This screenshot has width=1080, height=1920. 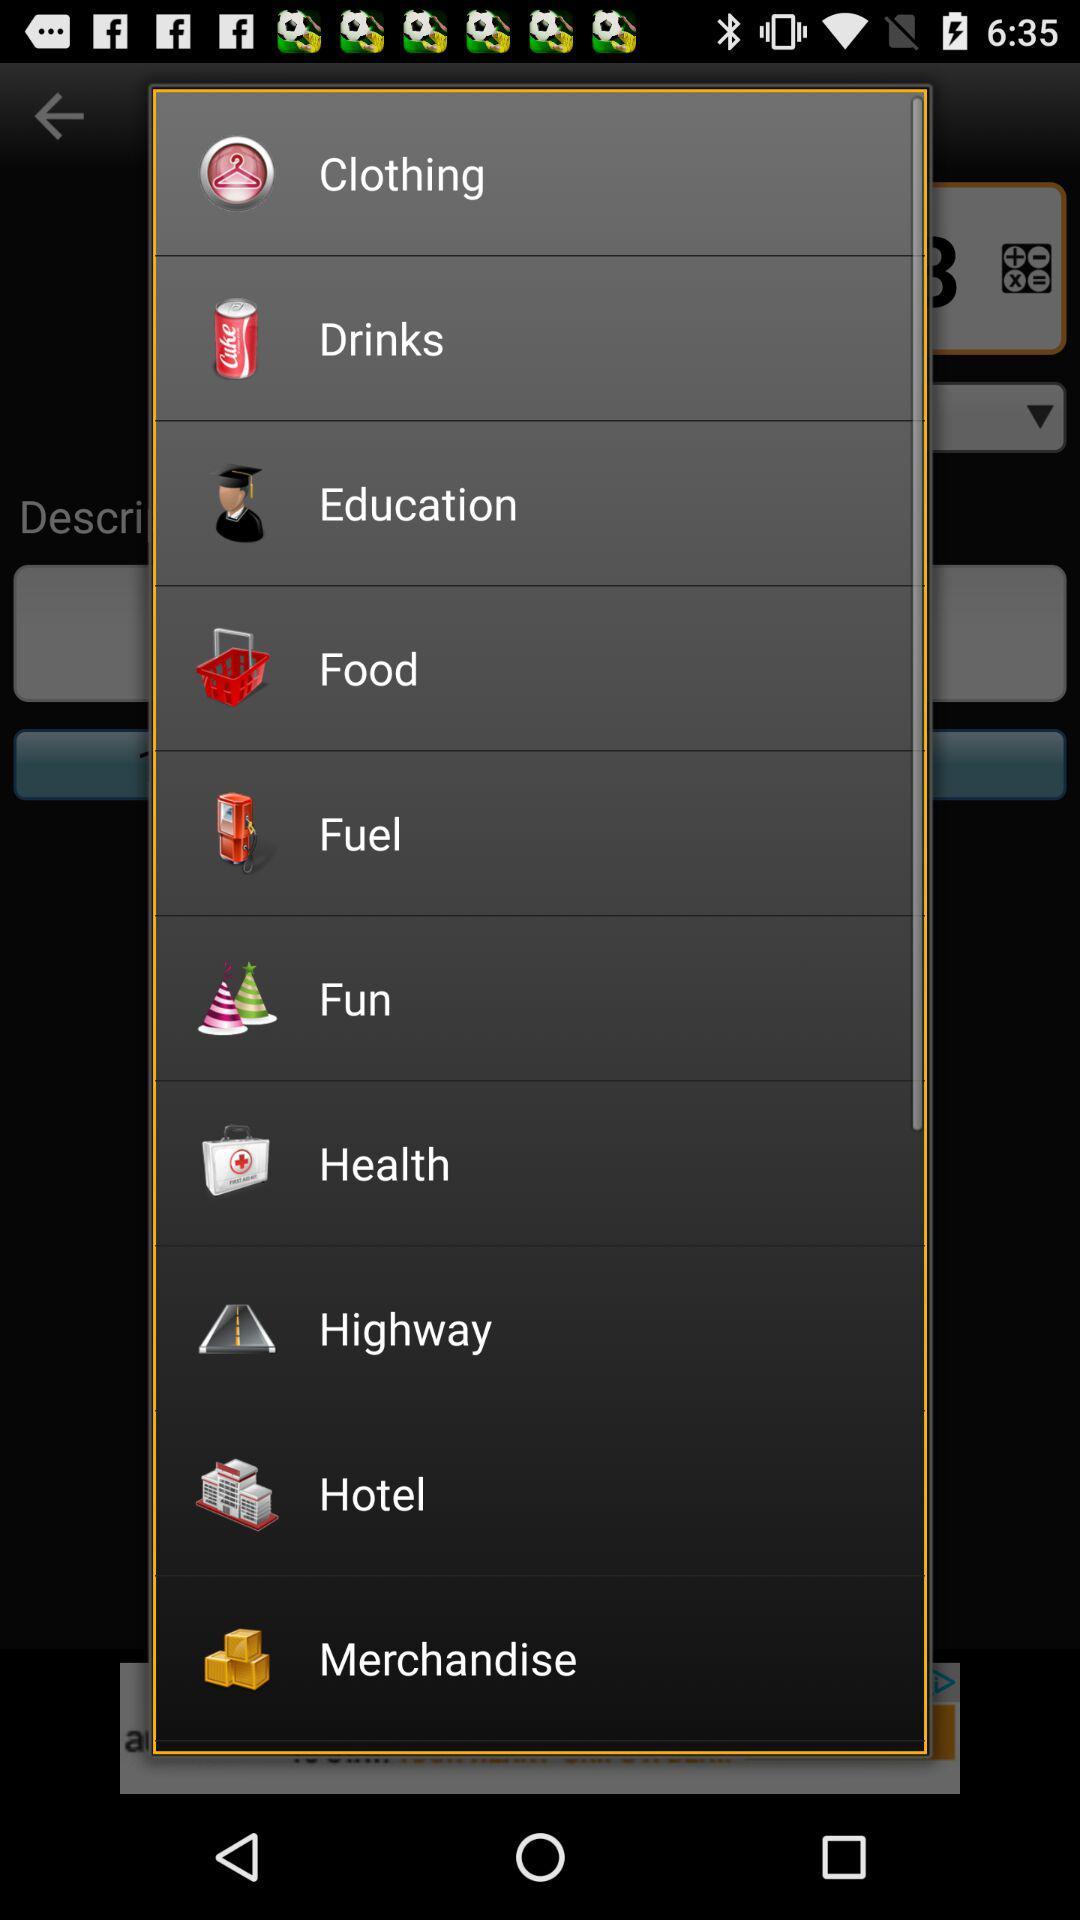 I want to click on the merchandise icon, so click(x=607, y=1657).